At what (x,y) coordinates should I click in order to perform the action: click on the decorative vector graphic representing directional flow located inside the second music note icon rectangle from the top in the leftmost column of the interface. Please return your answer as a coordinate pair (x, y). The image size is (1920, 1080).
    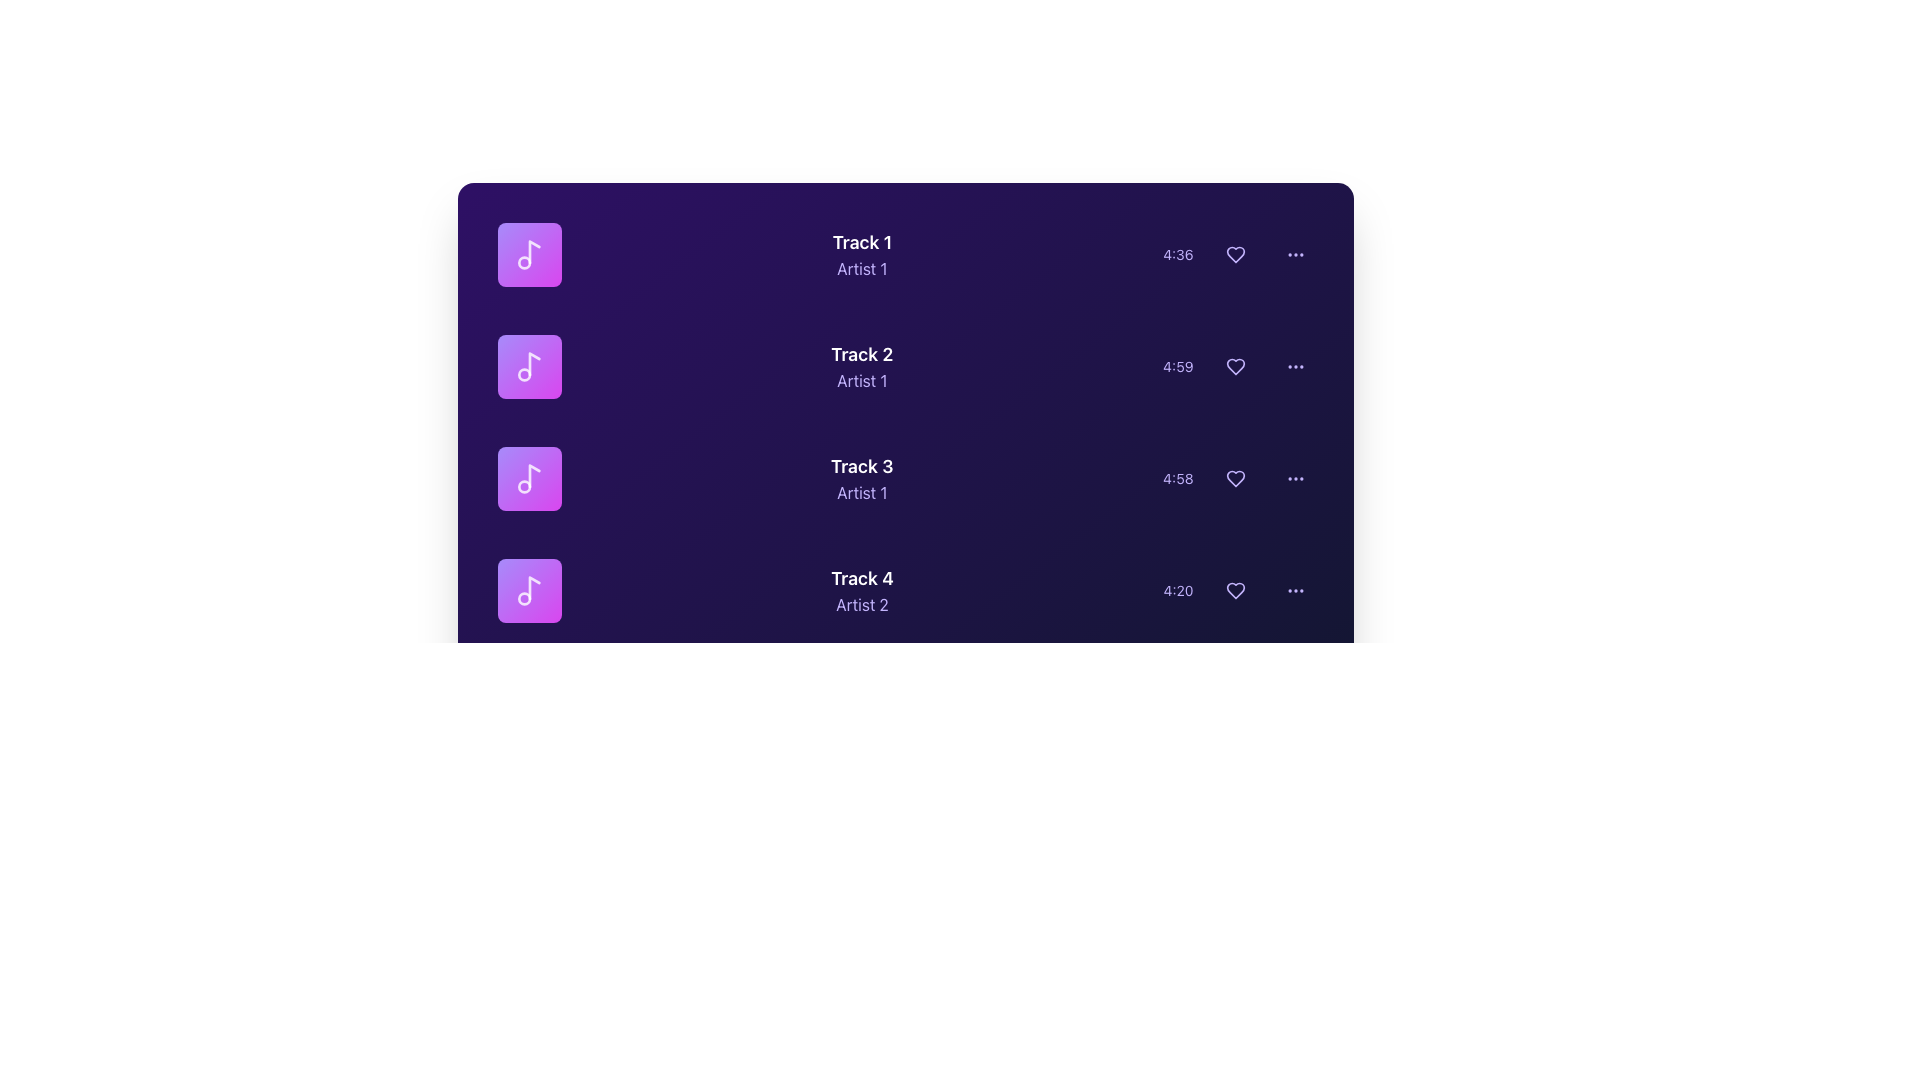
    Looking at the image, I should click on (530, 366).